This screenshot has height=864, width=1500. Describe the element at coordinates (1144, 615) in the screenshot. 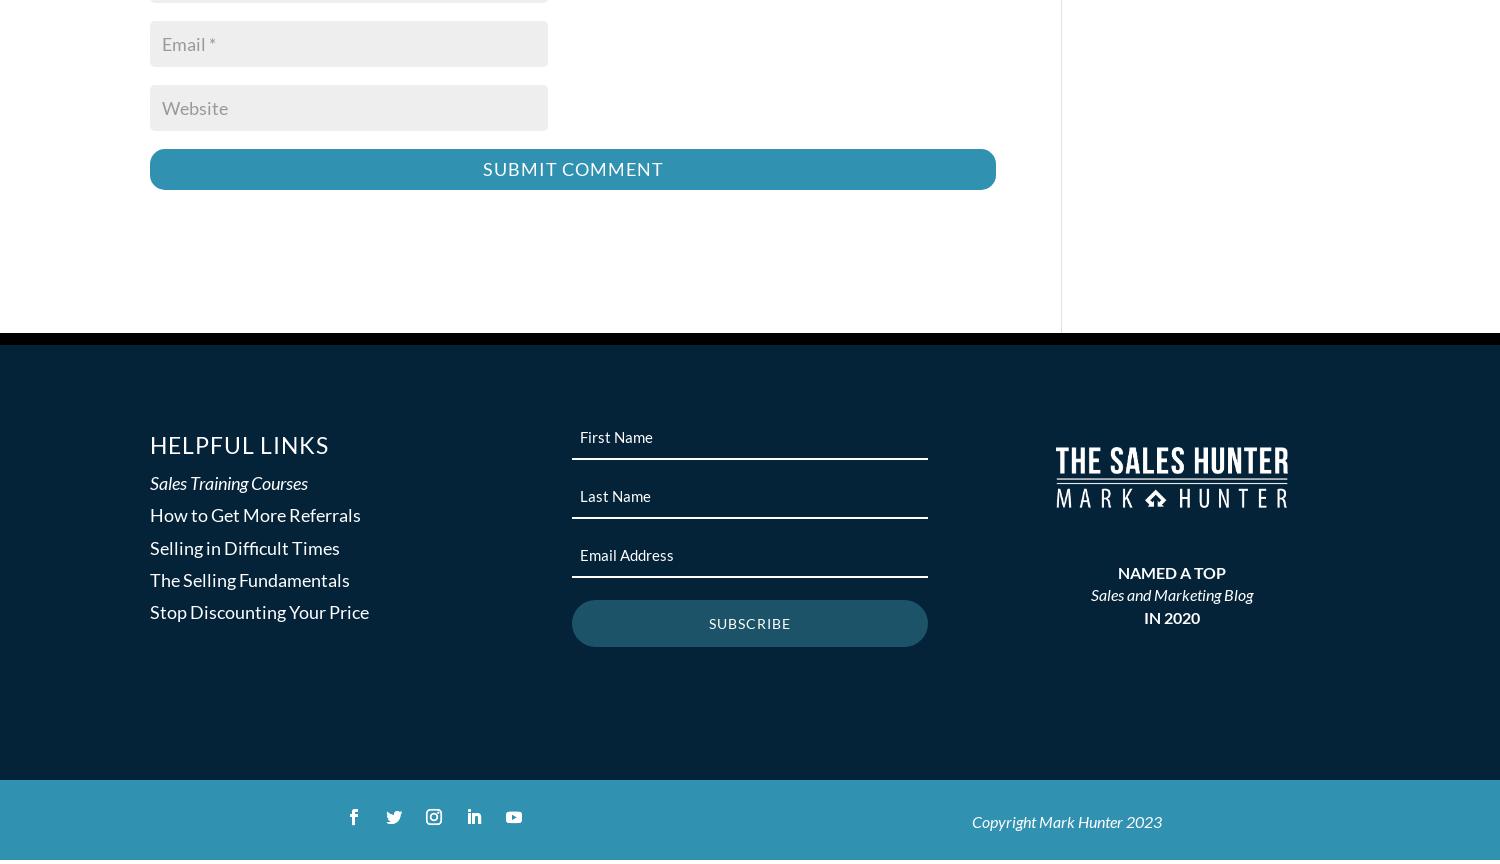

I see `'IN 2020'` at that location.